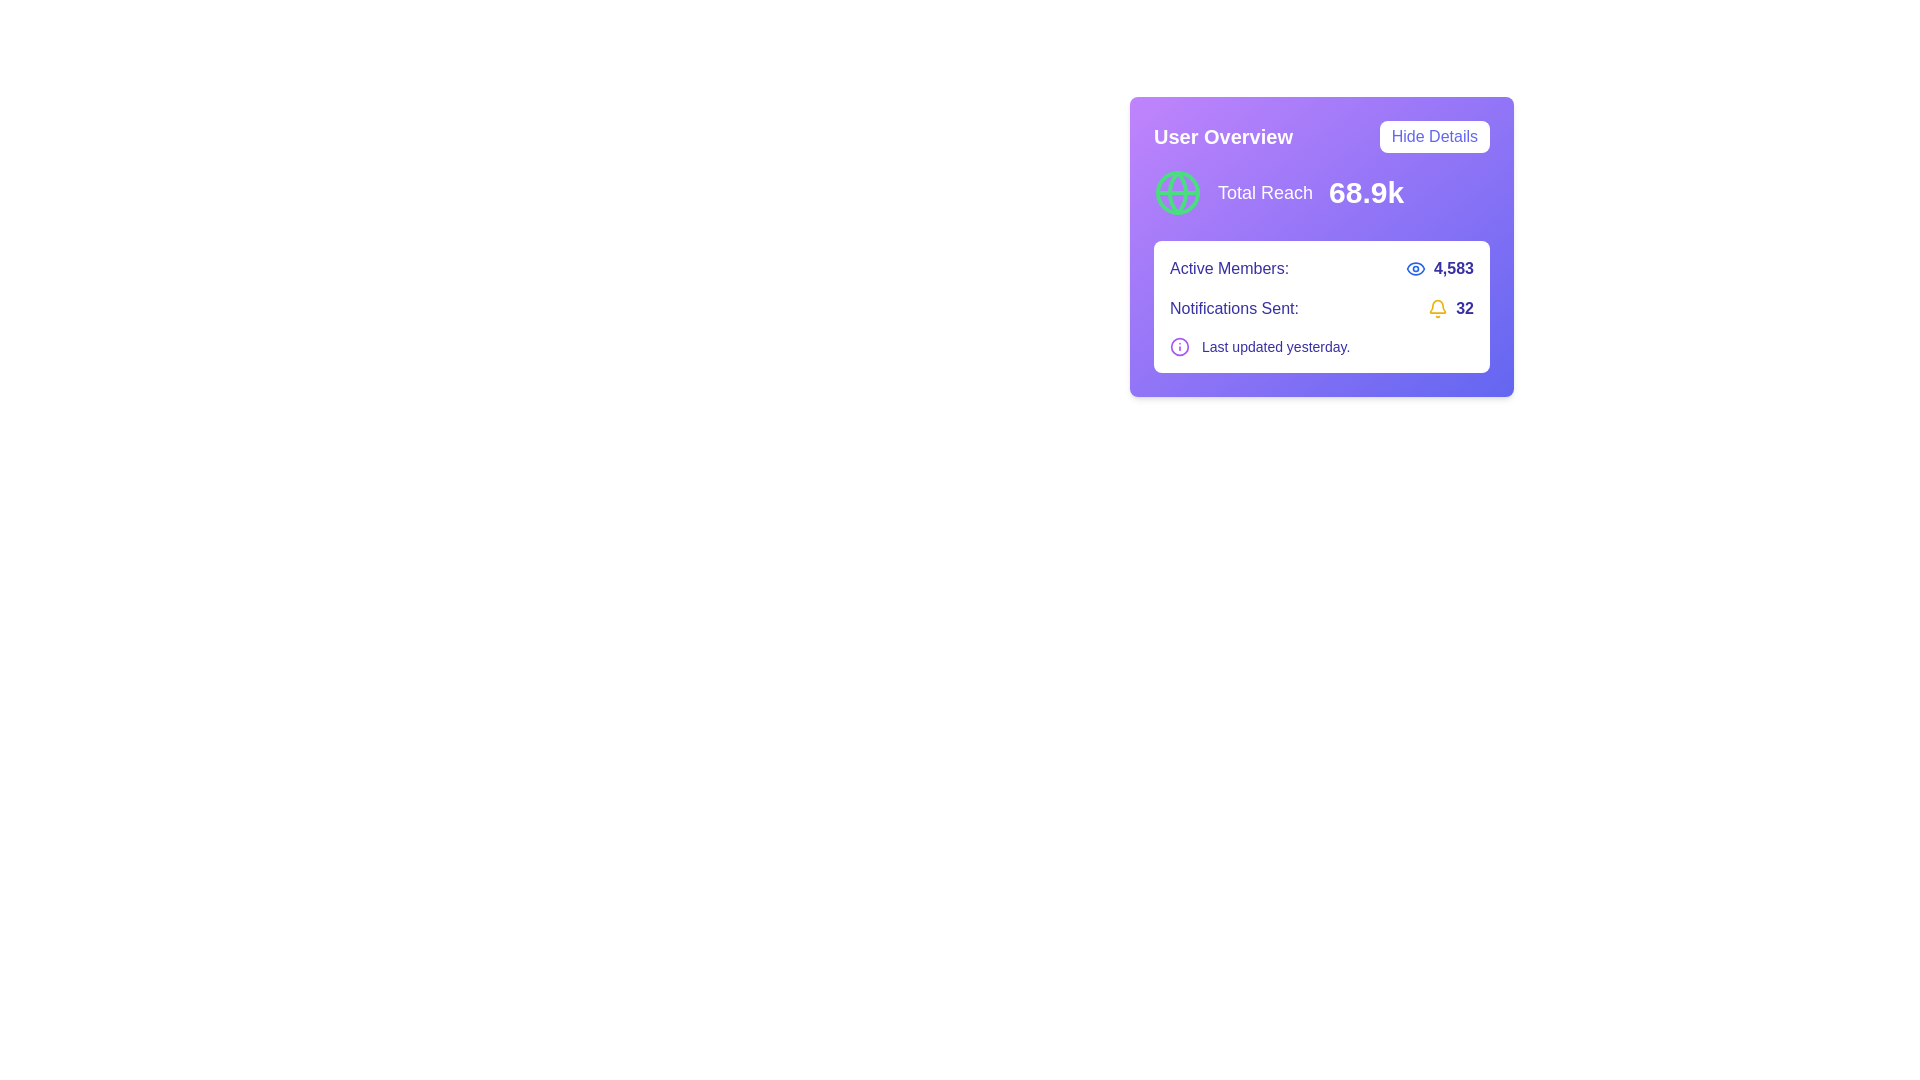 The width and height of the screenshot is (1920, 1080). I want to click on the 'Active Members' count element, which is located to the right of the label 'Active Members:' and adjacent to a blue eye icon, so click(1440, 268).